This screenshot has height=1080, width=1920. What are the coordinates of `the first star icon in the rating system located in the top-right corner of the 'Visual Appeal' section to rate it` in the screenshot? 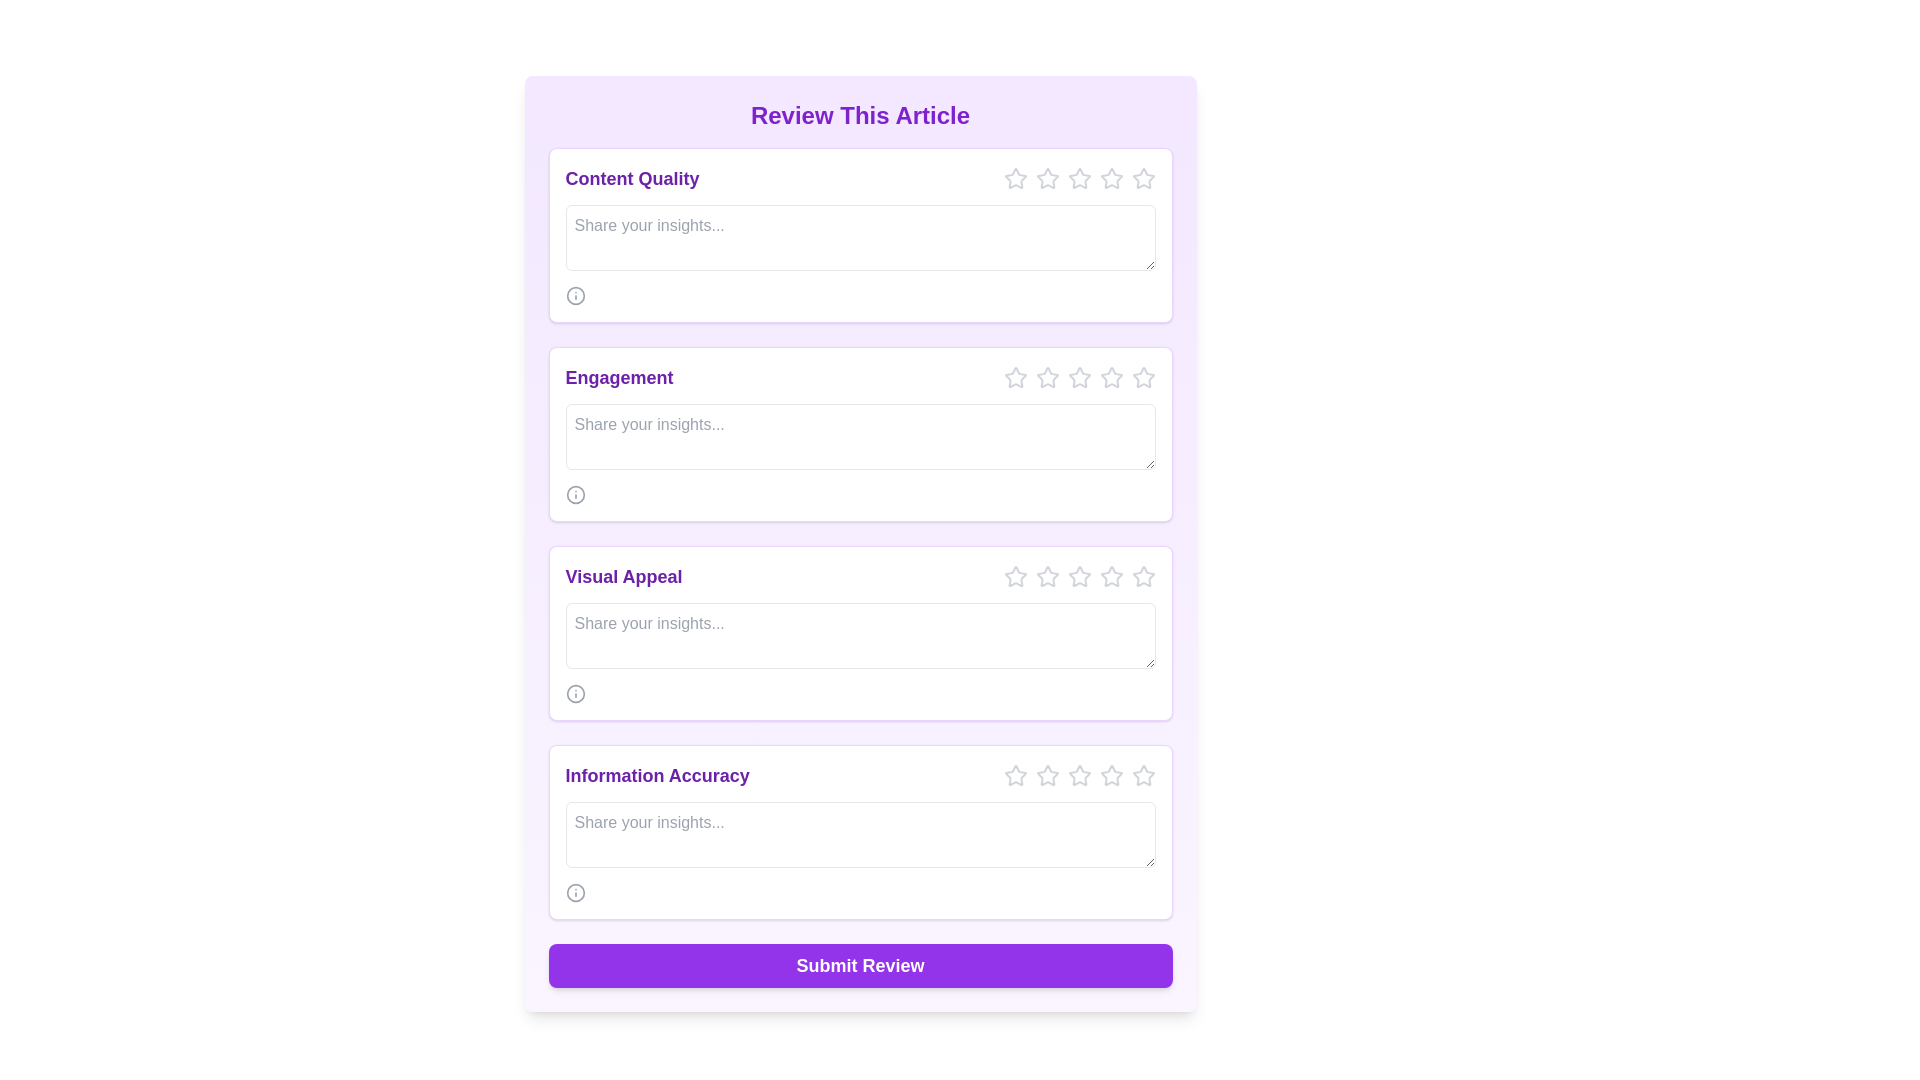 It's located at (1015, 577).